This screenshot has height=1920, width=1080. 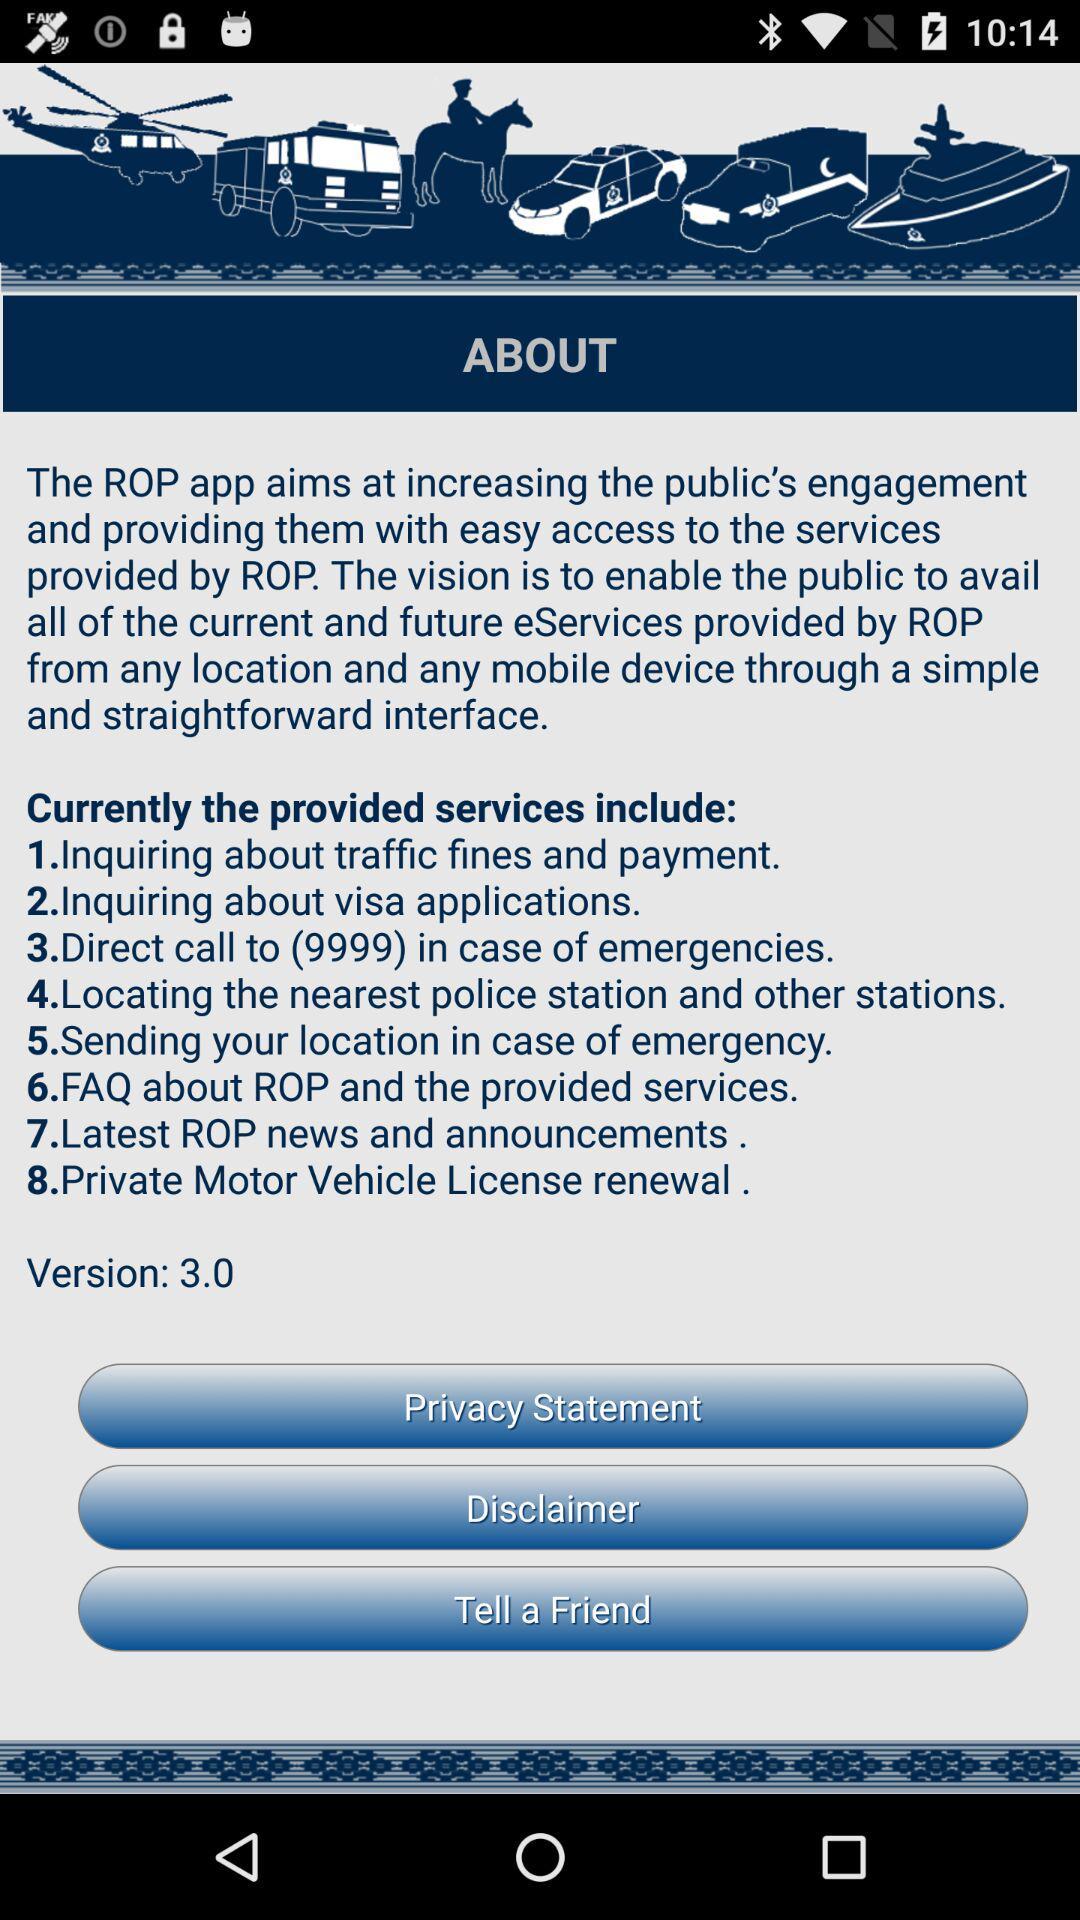 I want to click on disclaimer button, so click(x=553, y=1507).